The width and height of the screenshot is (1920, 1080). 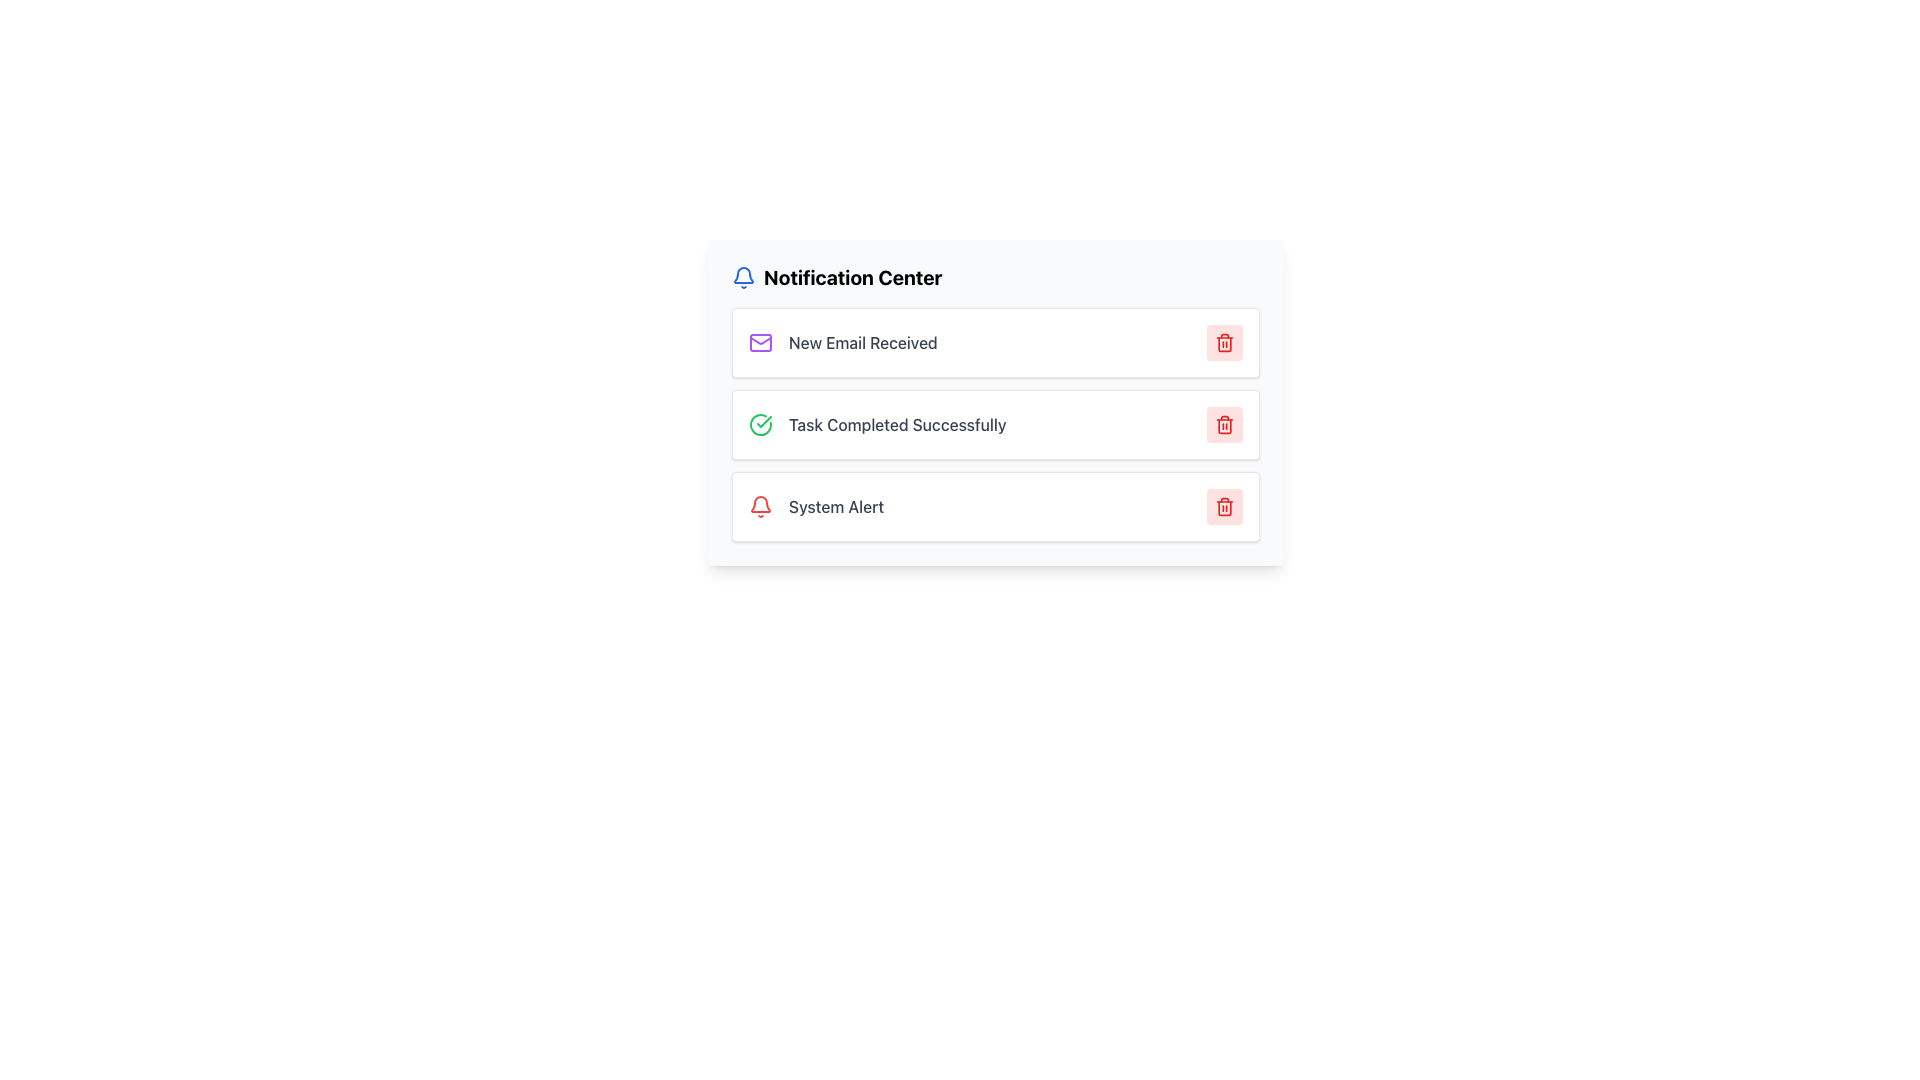 What do you see at coordinates (1223, 505) in the screenshot?
I see `the delete icon button located at the right end of the third notification item` at bounding box center [1223, 505].